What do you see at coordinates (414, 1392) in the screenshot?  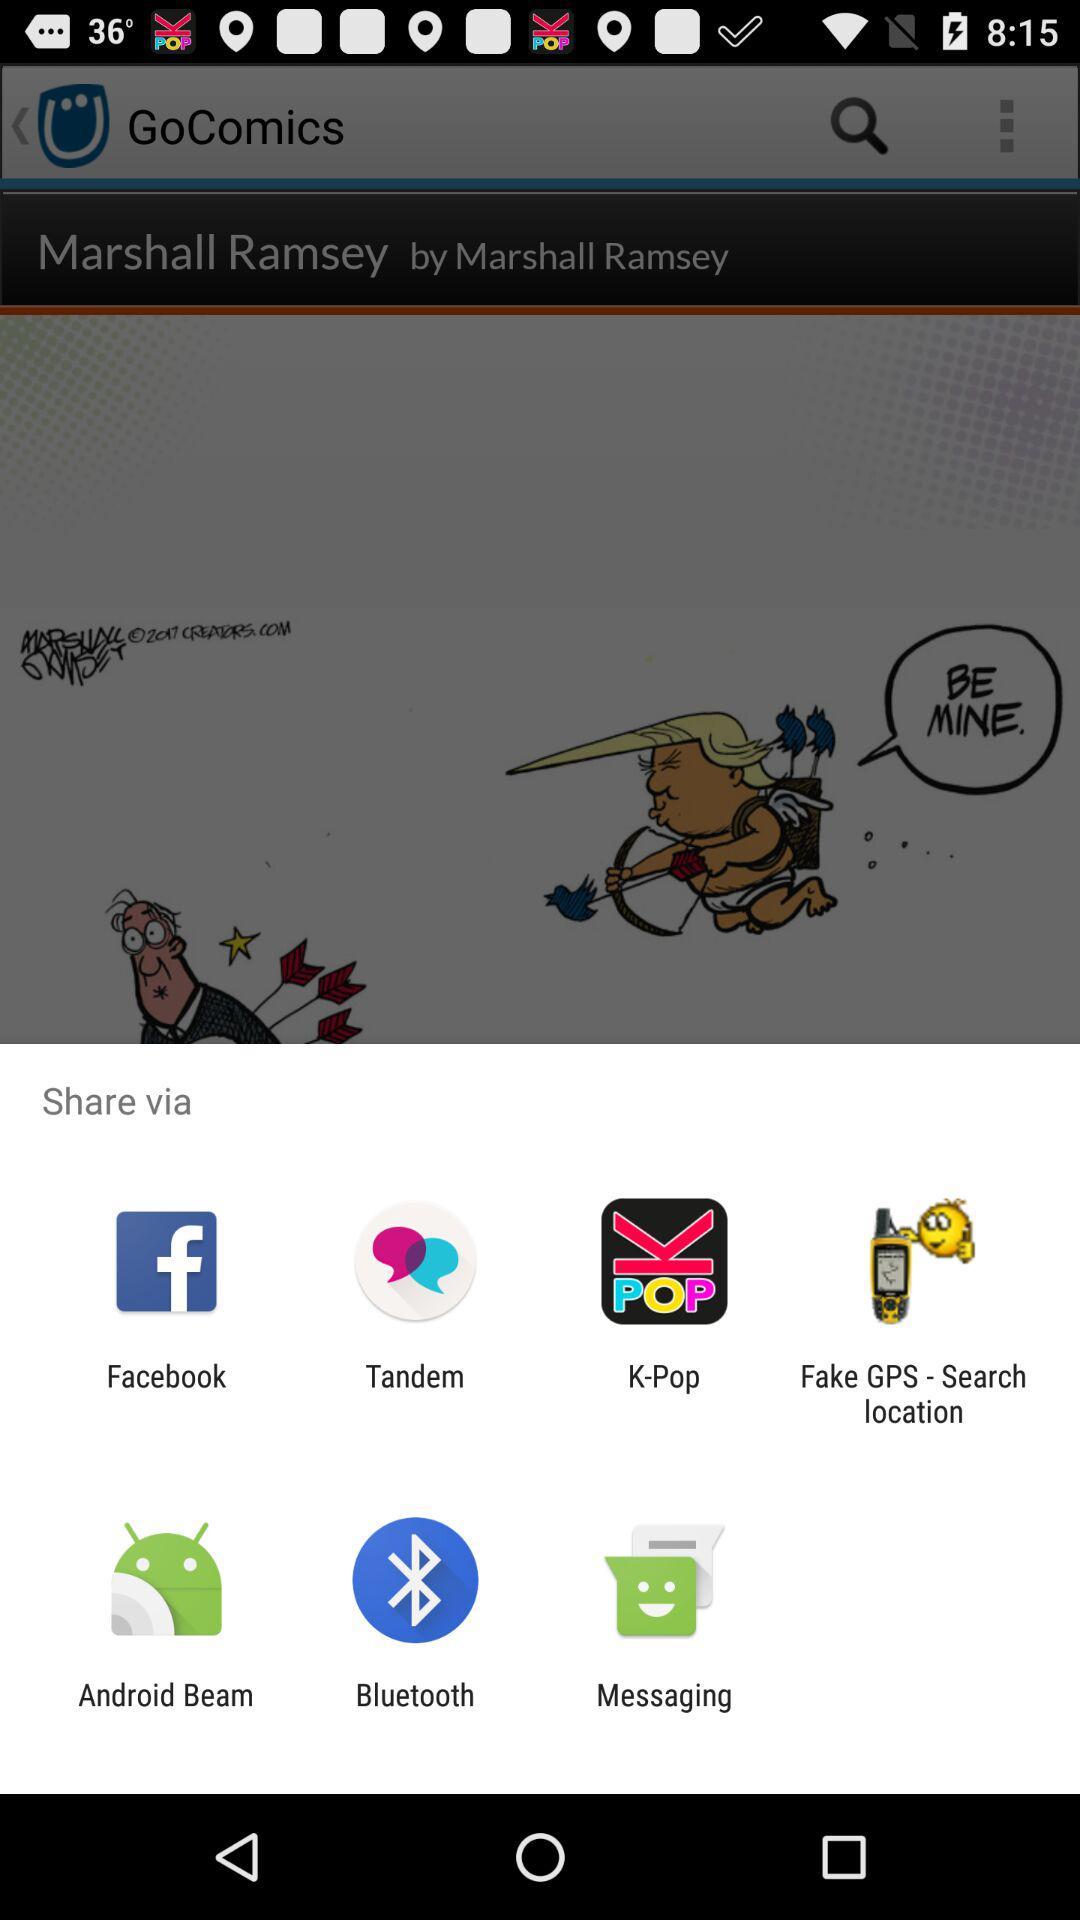 I see `tandem icon` at bounding box center [414, 1392].